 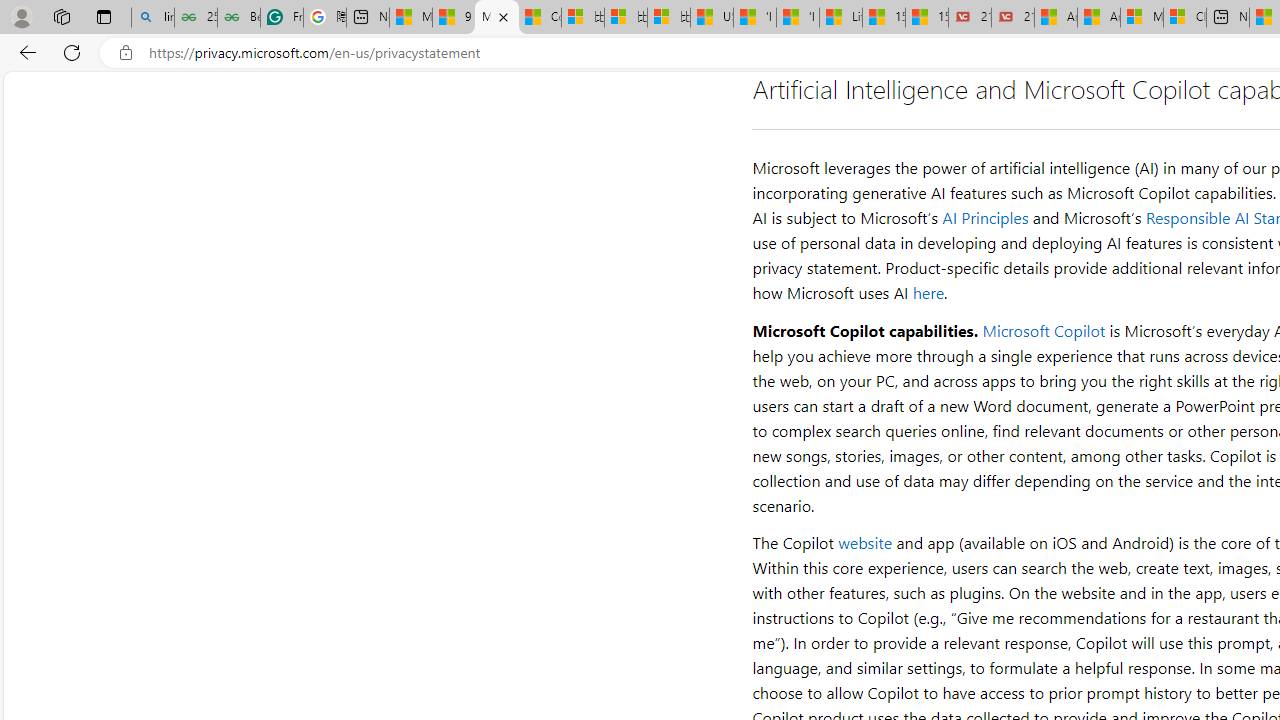 I want to click on '25 Basic Linux Commands For Beginners - GeeksforGeeks', so click(x=196, y=17).